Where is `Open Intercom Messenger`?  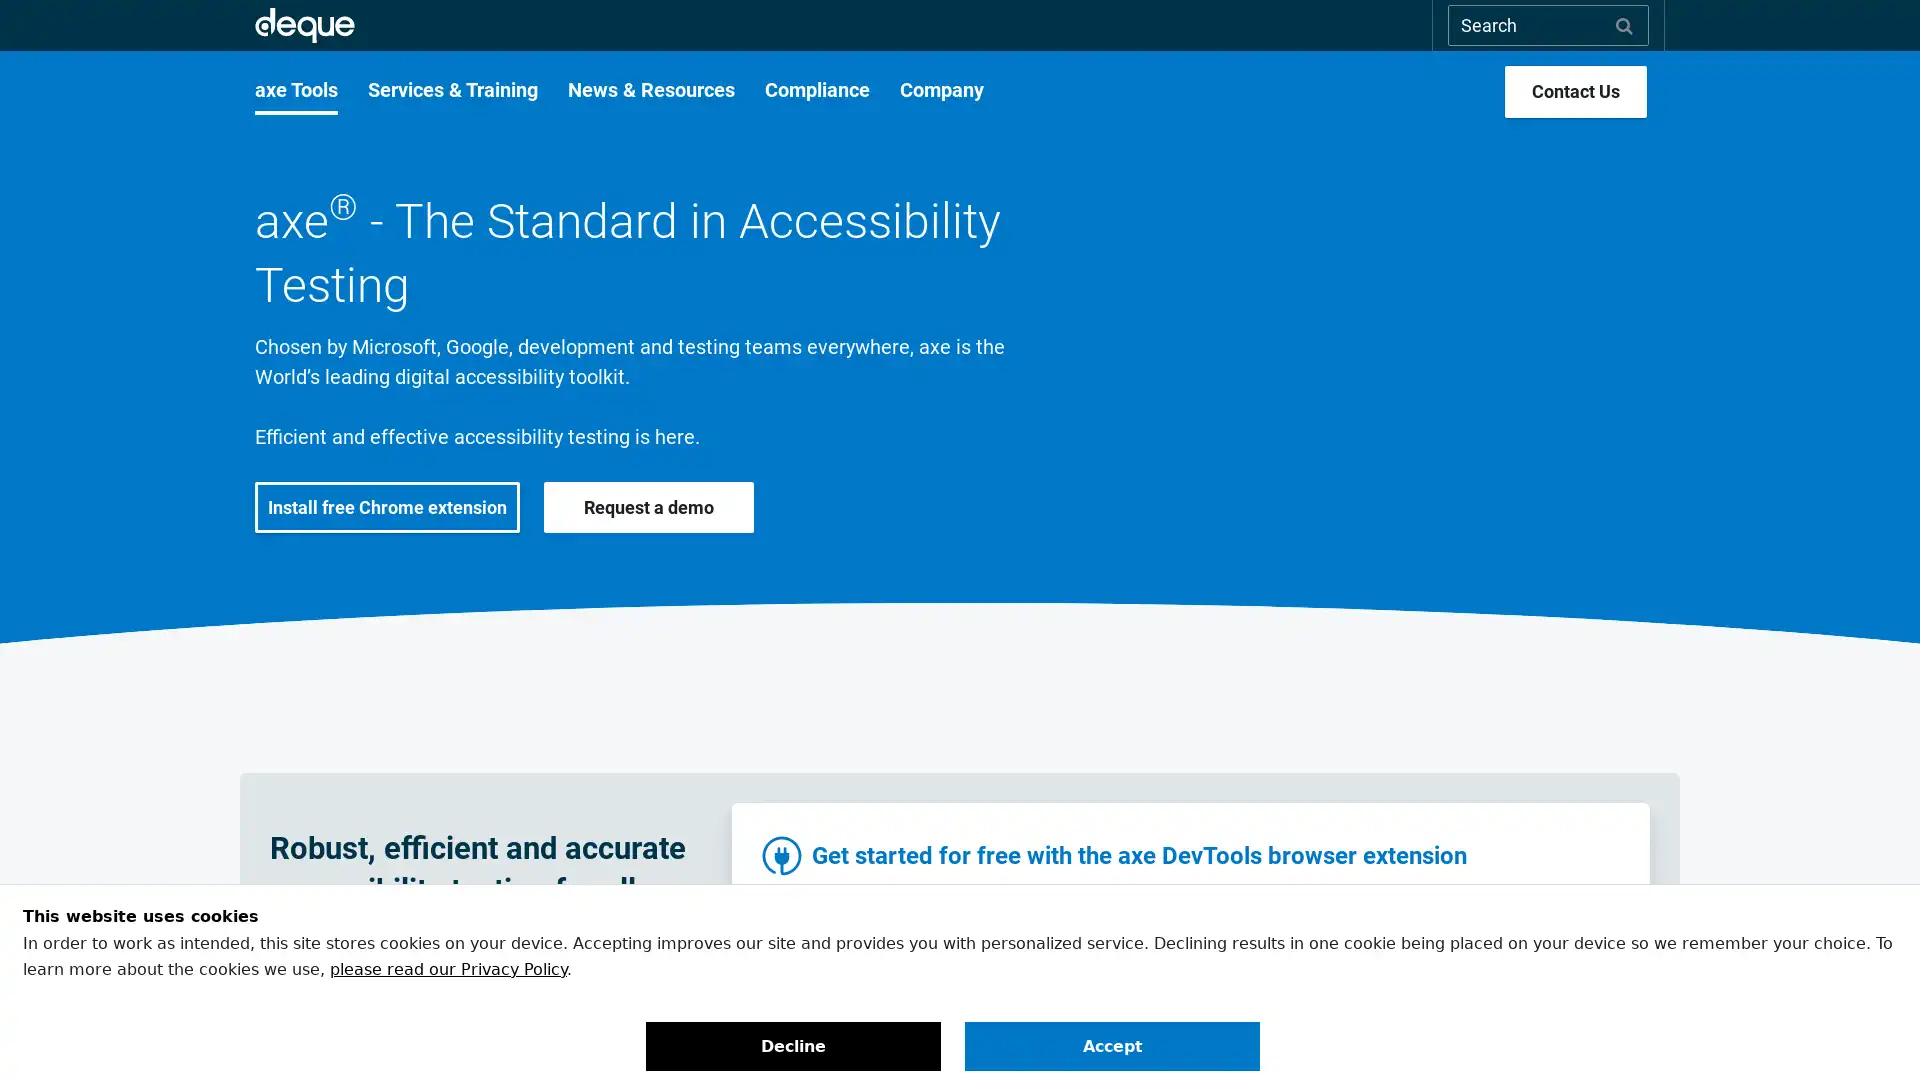
Open Intercom Messenger is located at coordinates (1869, 1029).